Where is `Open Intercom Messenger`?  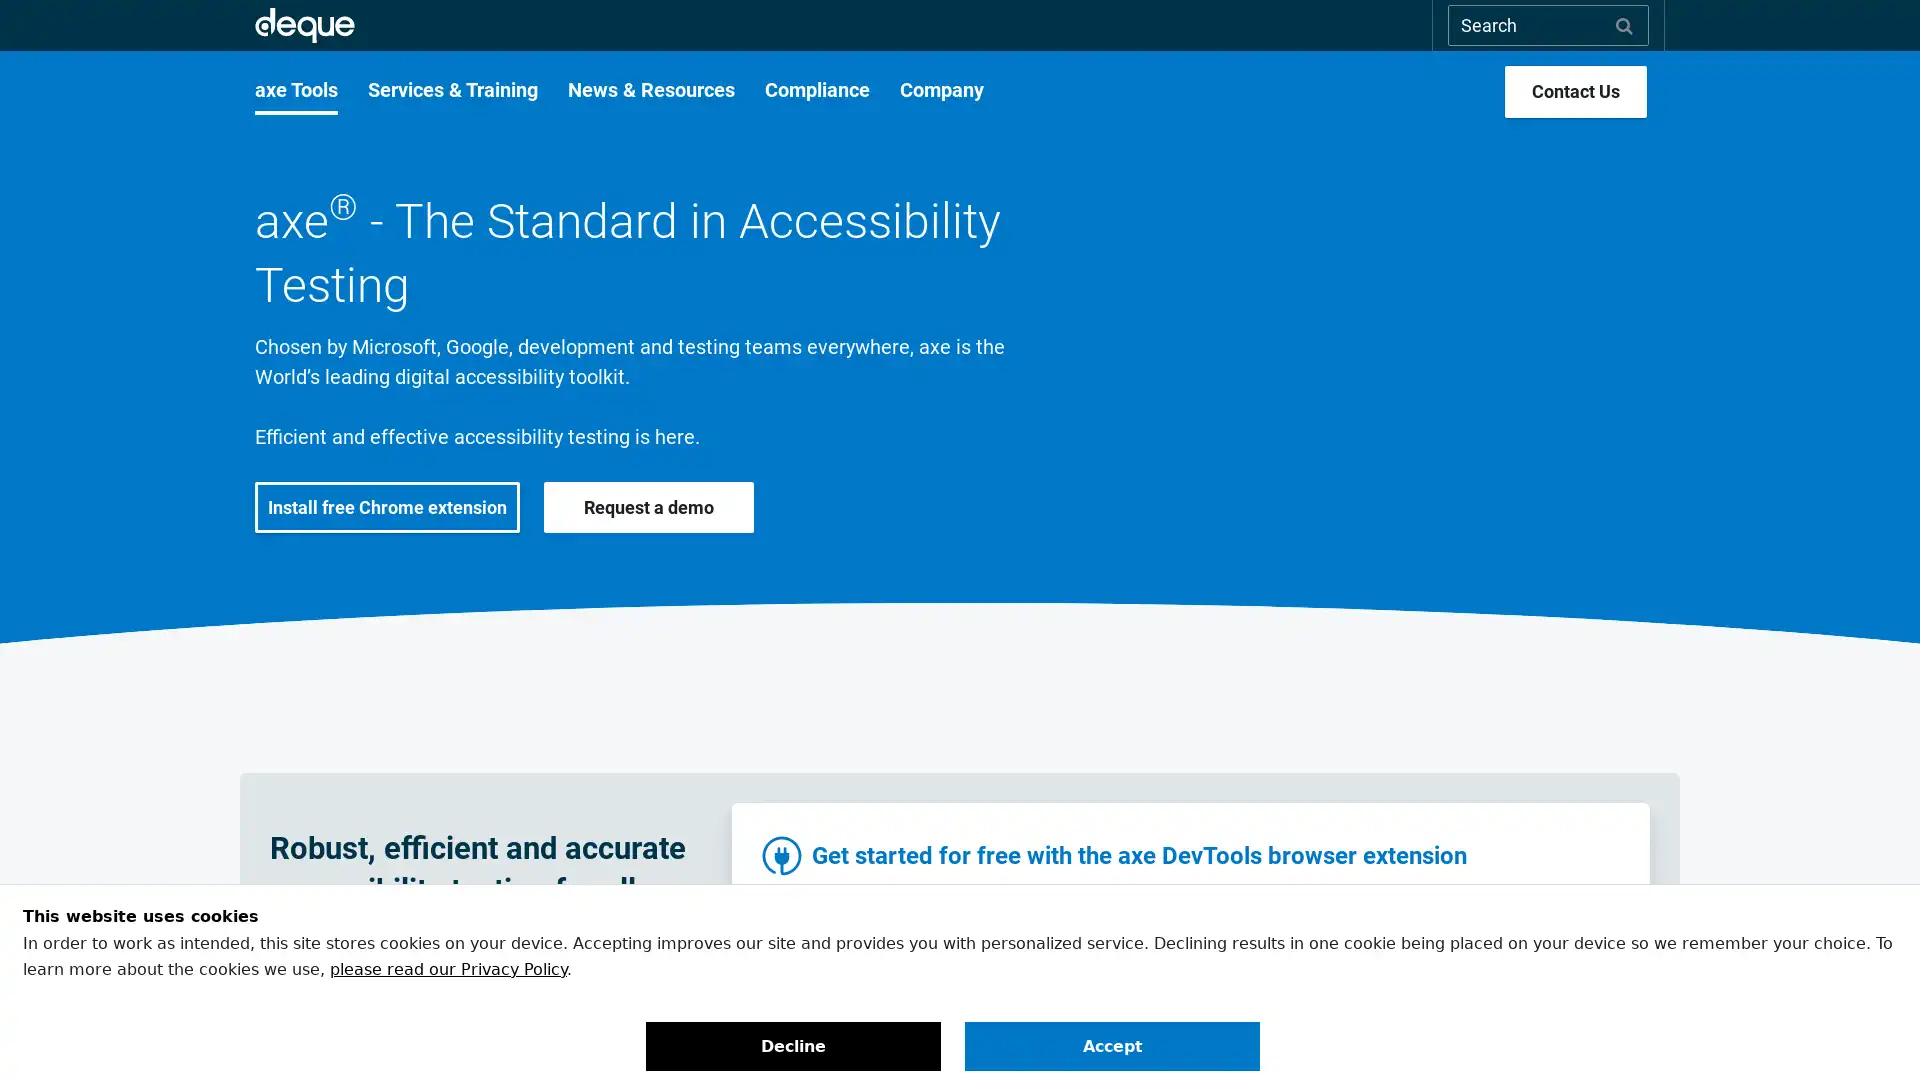
Open Intercom Messenger is located at coordinates (1869, 1029).